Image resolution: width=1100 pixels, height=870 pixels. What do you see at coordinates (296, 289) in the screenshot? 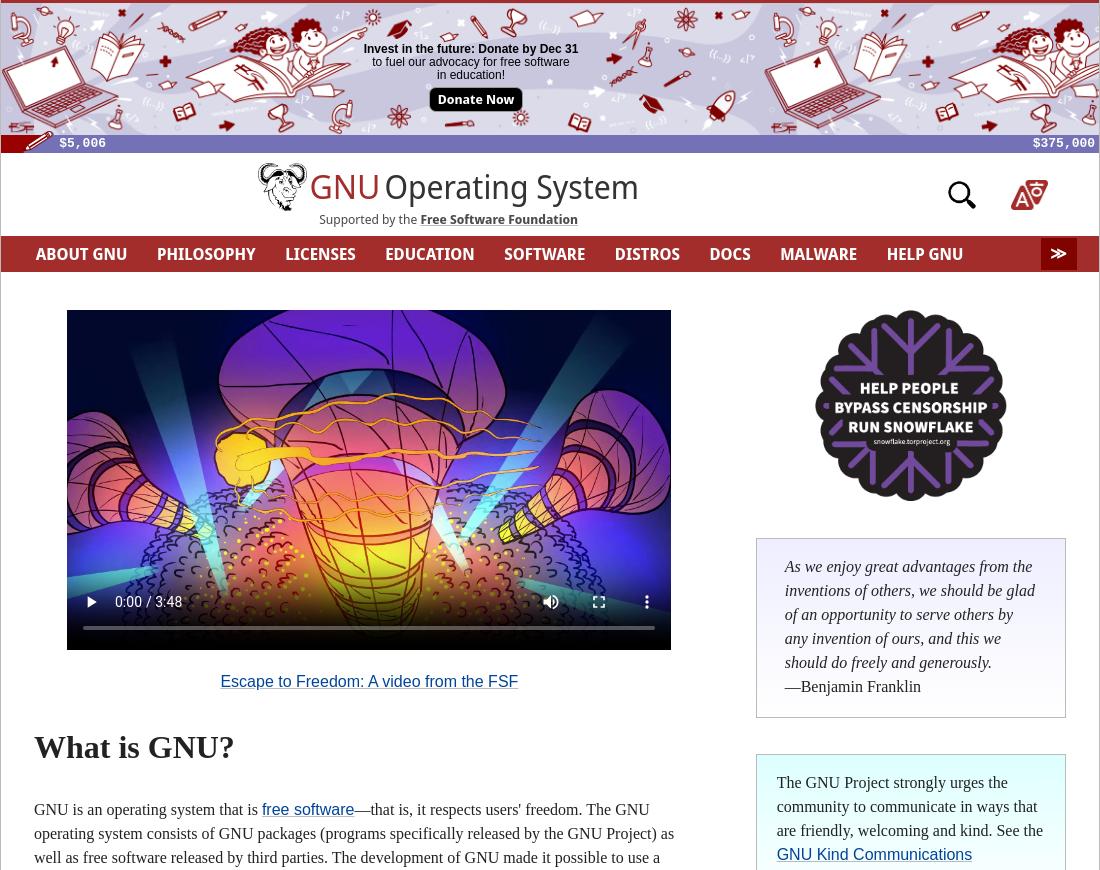
I see `'FUN'` at bounding box center [296, 289].